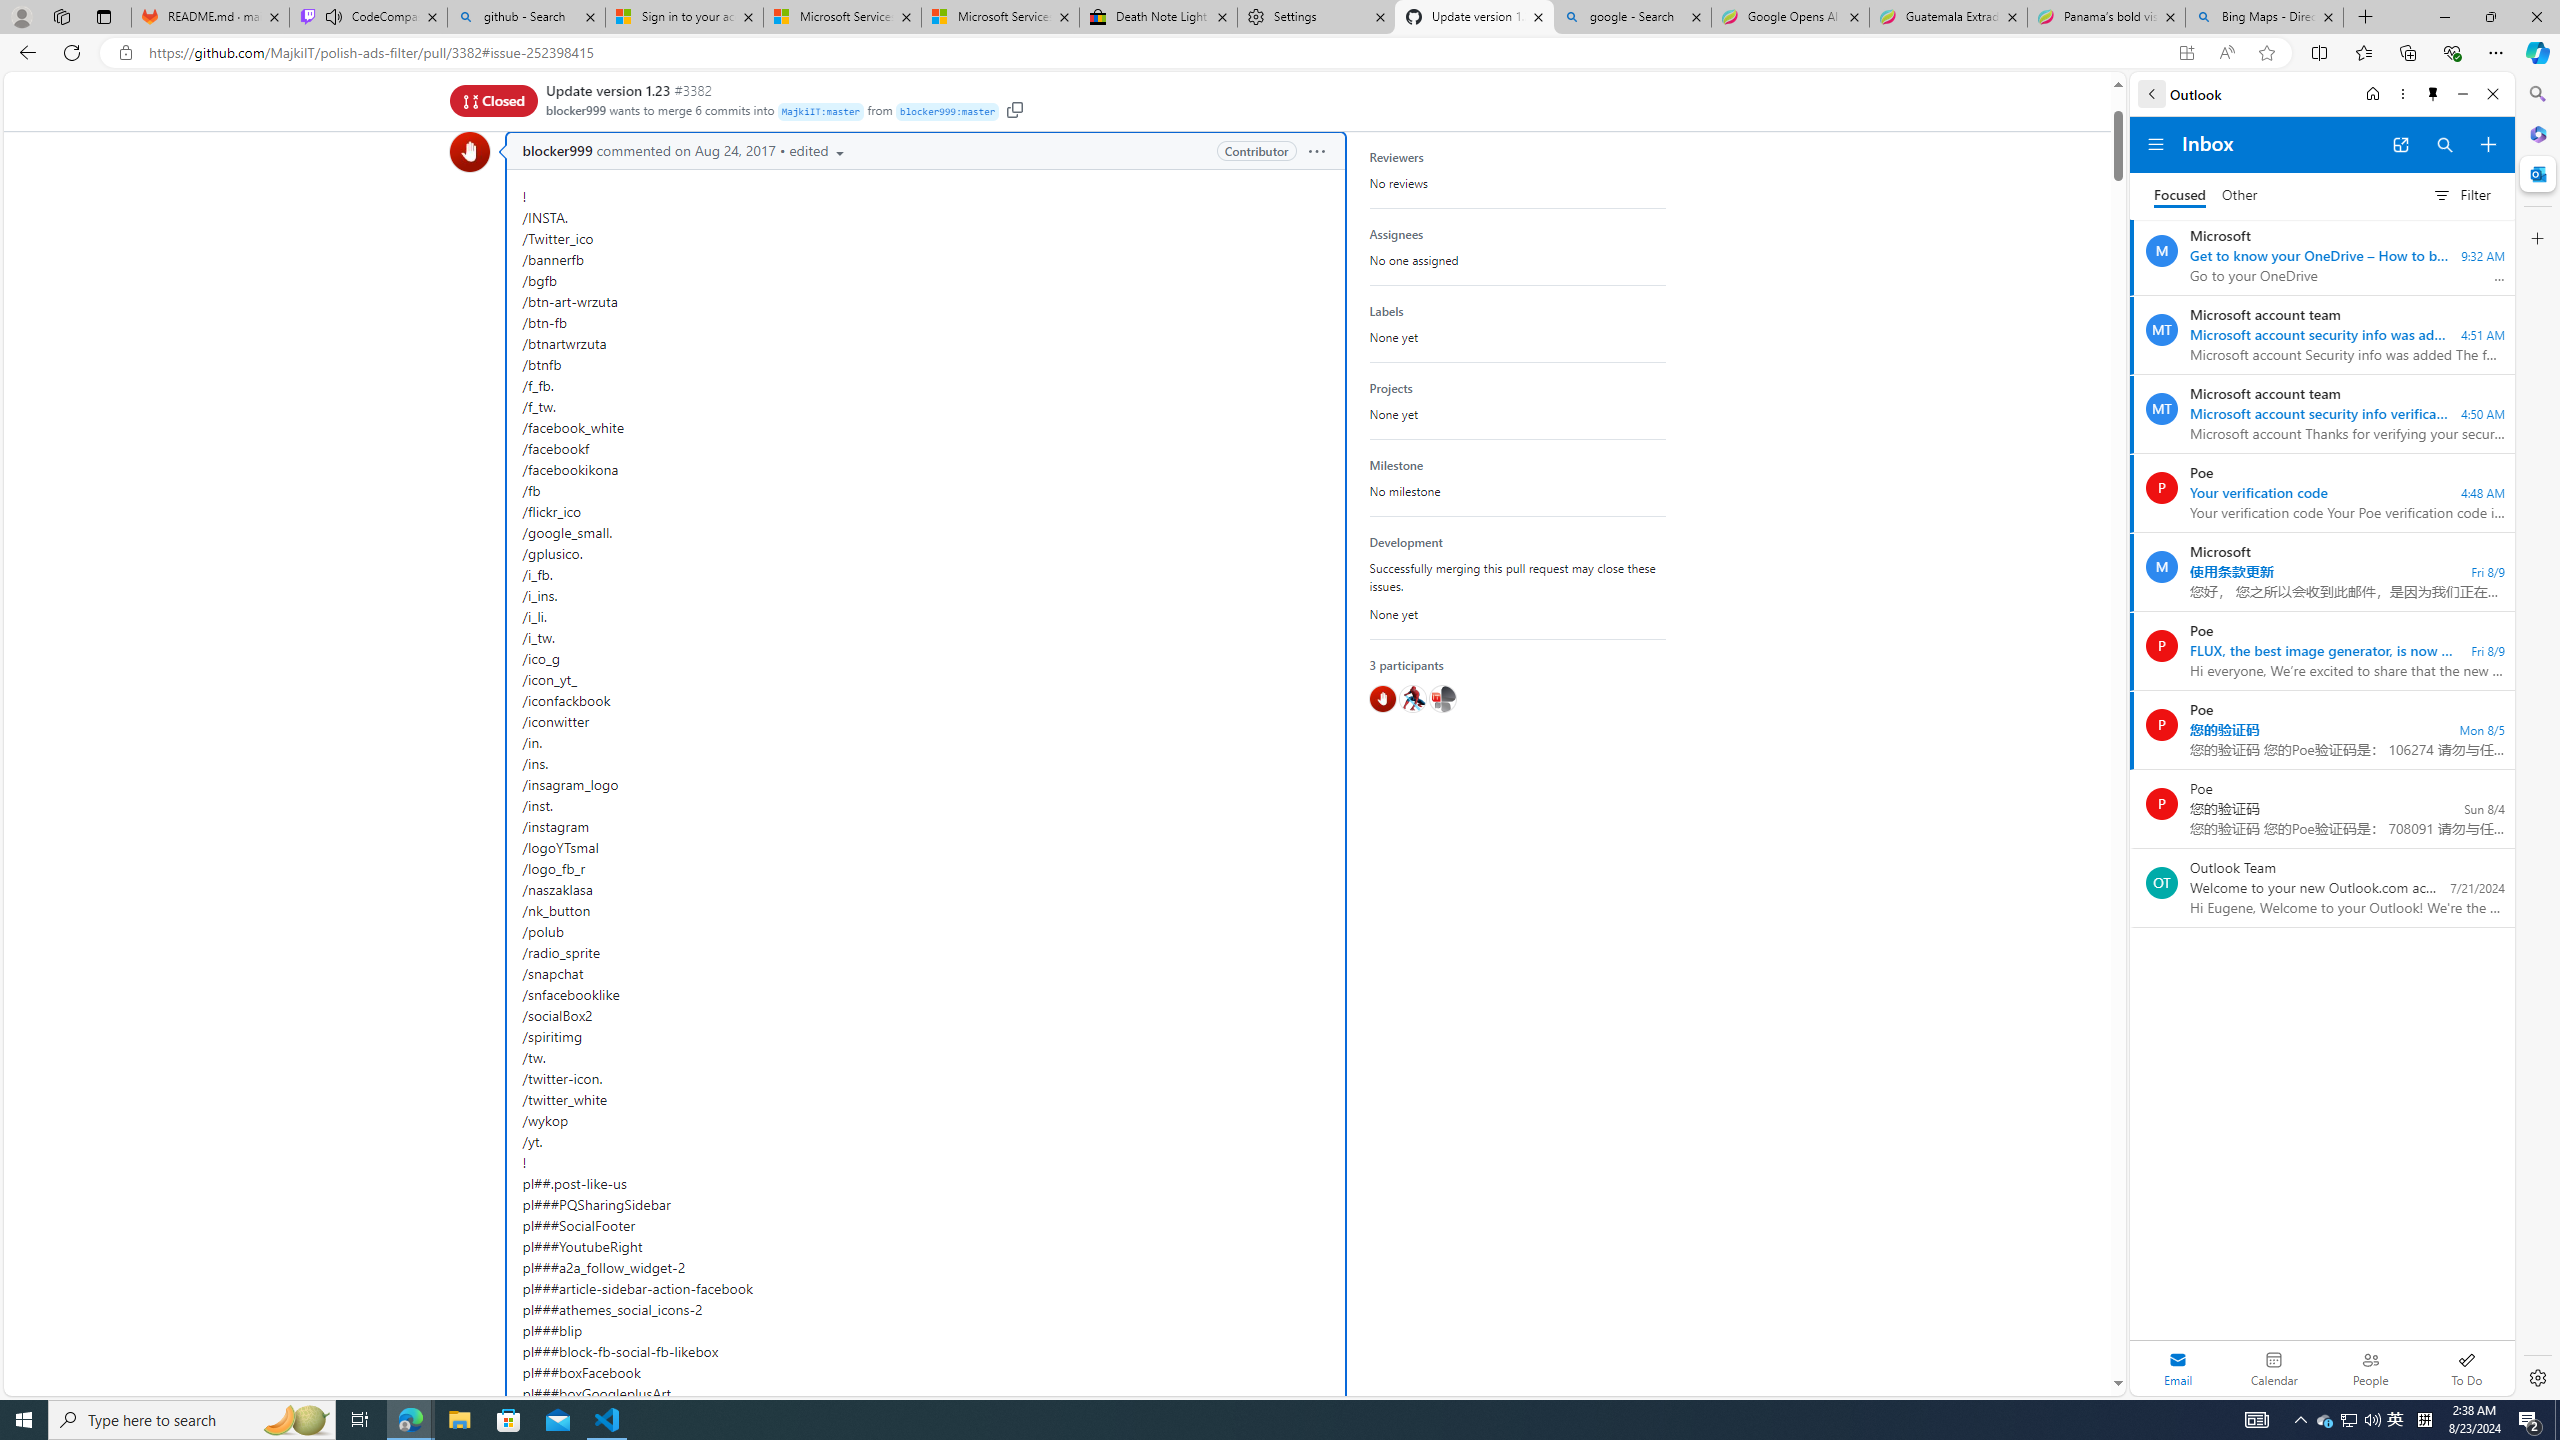  What do you see at coordinates (2487, 145) in the screenshot?
I see `'Compose new mail'` at bounding box center [2487, 145].